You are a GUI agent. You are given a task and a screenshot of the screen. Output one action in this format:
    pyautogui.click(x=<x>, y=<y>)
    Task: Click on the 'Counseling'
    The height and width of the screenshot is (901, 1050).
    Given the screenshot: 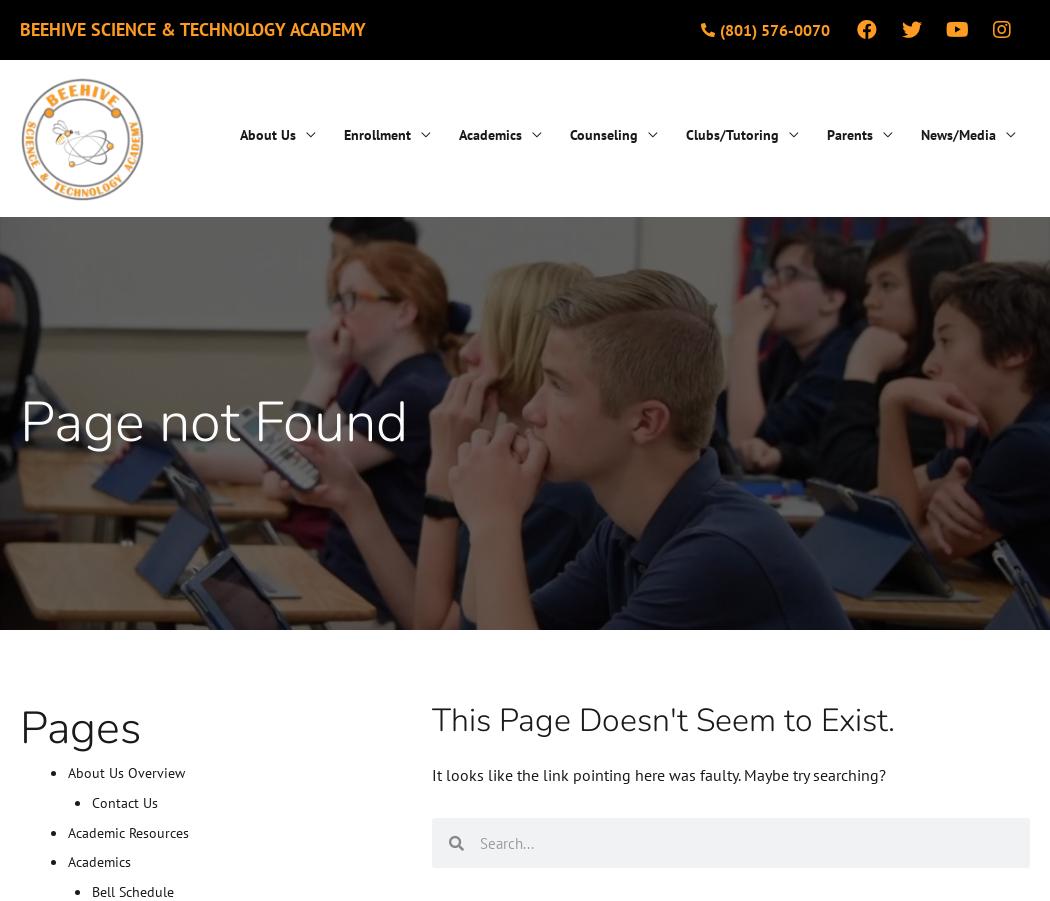 What is the action you would take?
    pyautogui.click(x=569, y=133)
    